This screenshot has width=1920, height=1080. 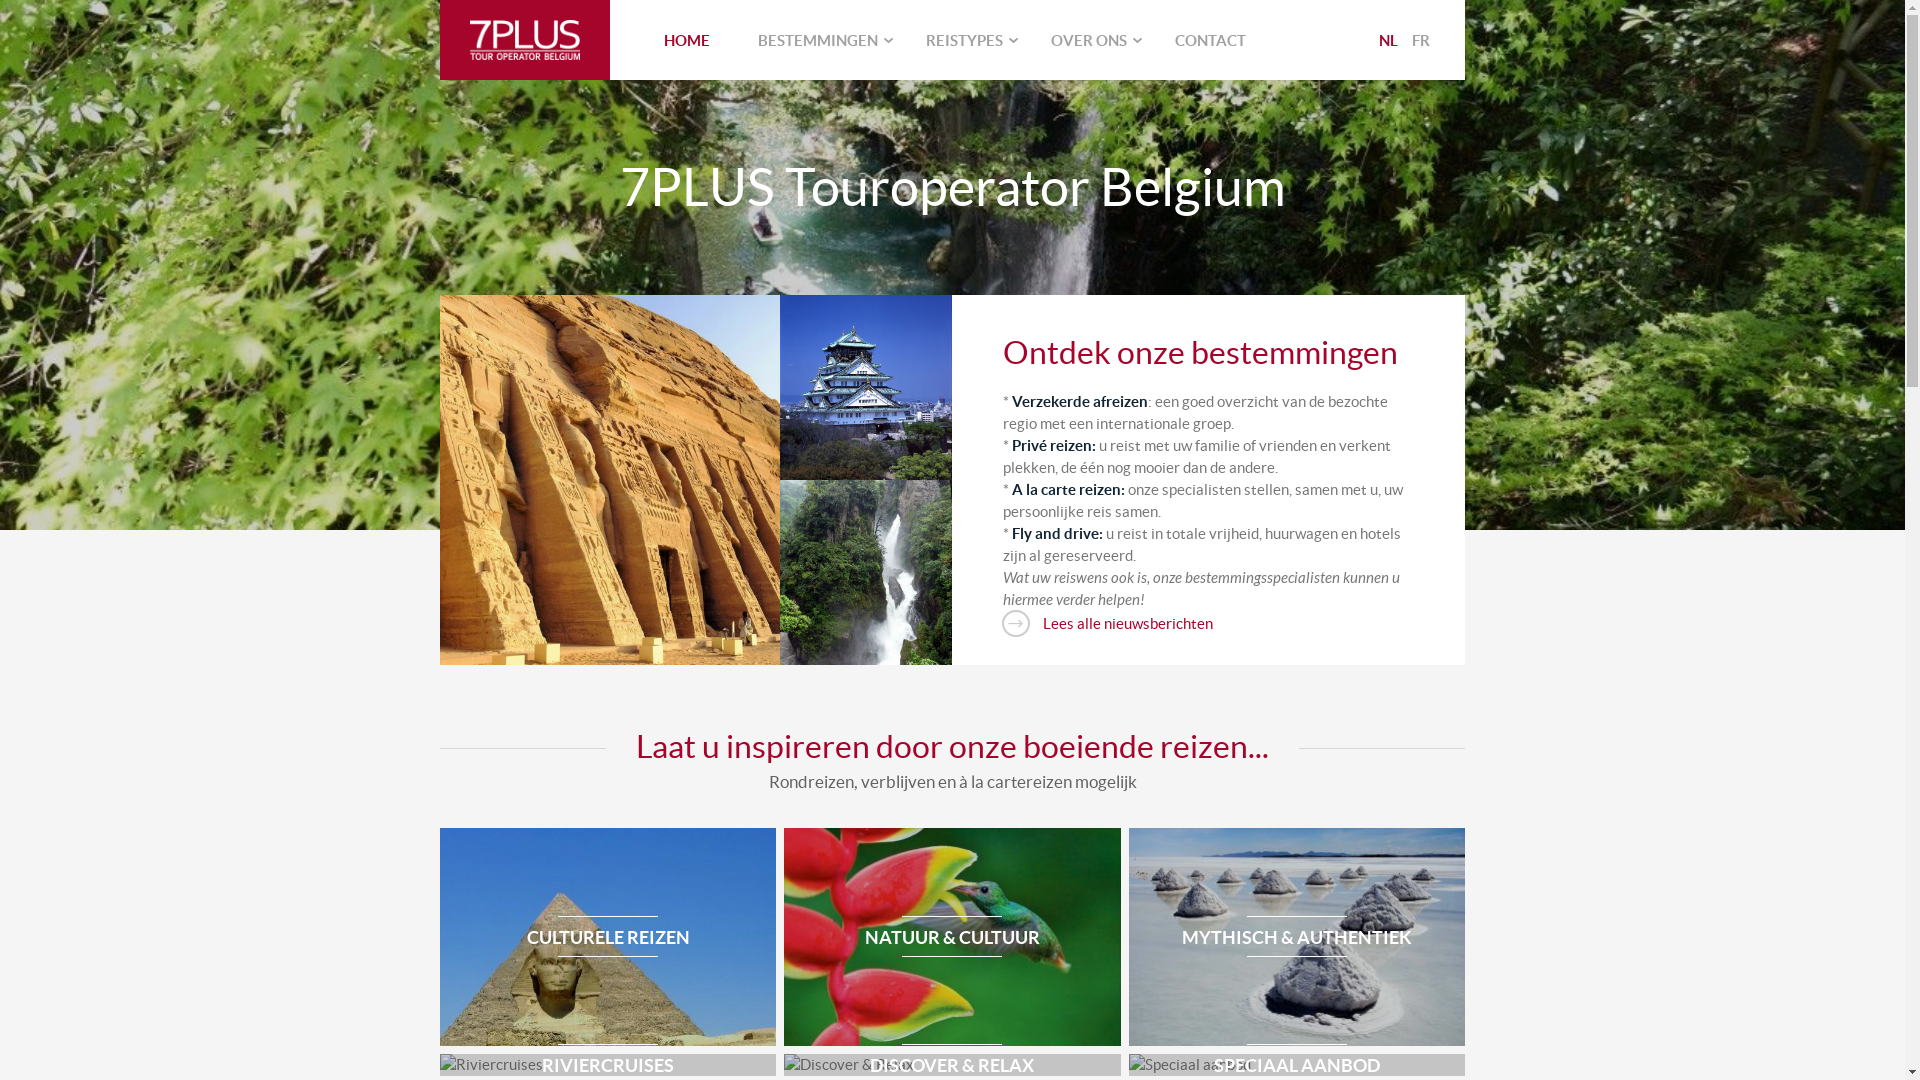 I want to click on 'FR', so click(x=1419, y=39).